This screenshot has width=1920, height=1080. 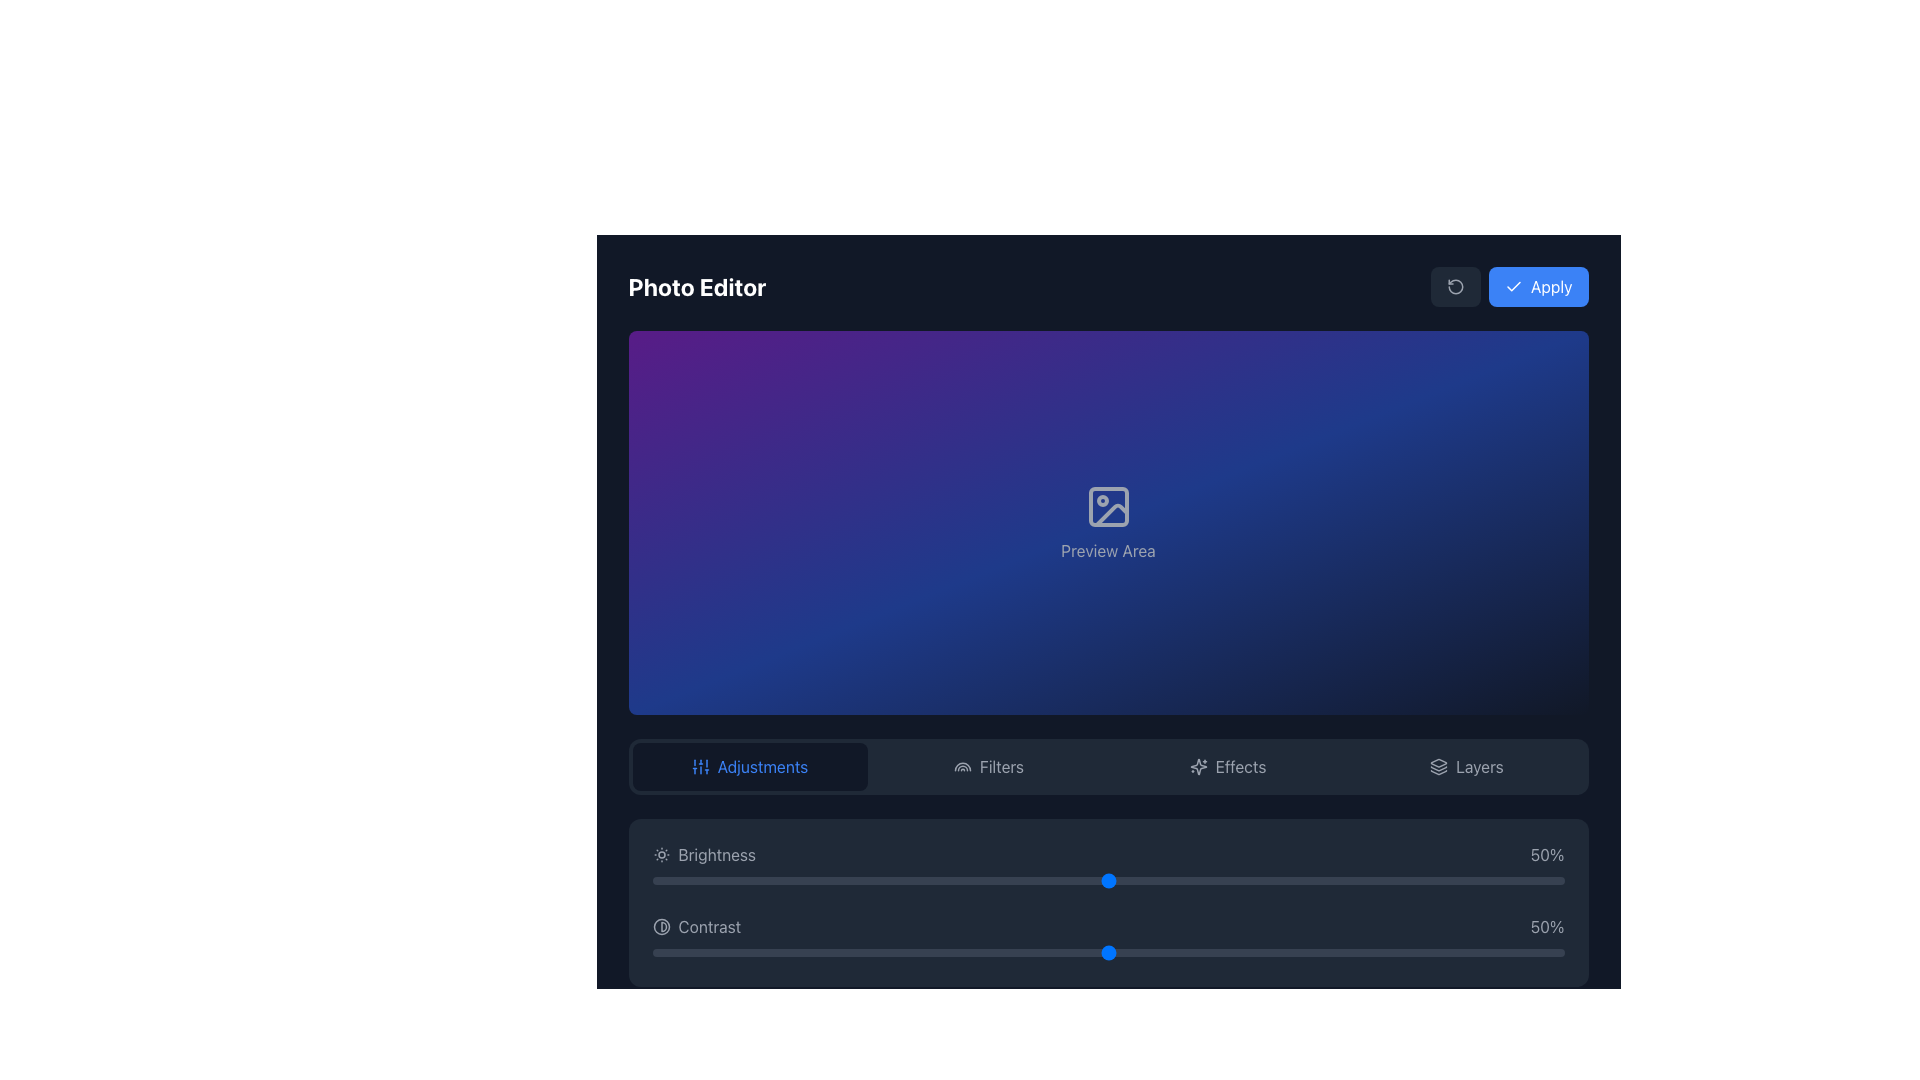 I want to click on the Text Label at the top-left corner of the photo editing application interface, which serves as a title or heading for the current section, so click(x=697, y=286).